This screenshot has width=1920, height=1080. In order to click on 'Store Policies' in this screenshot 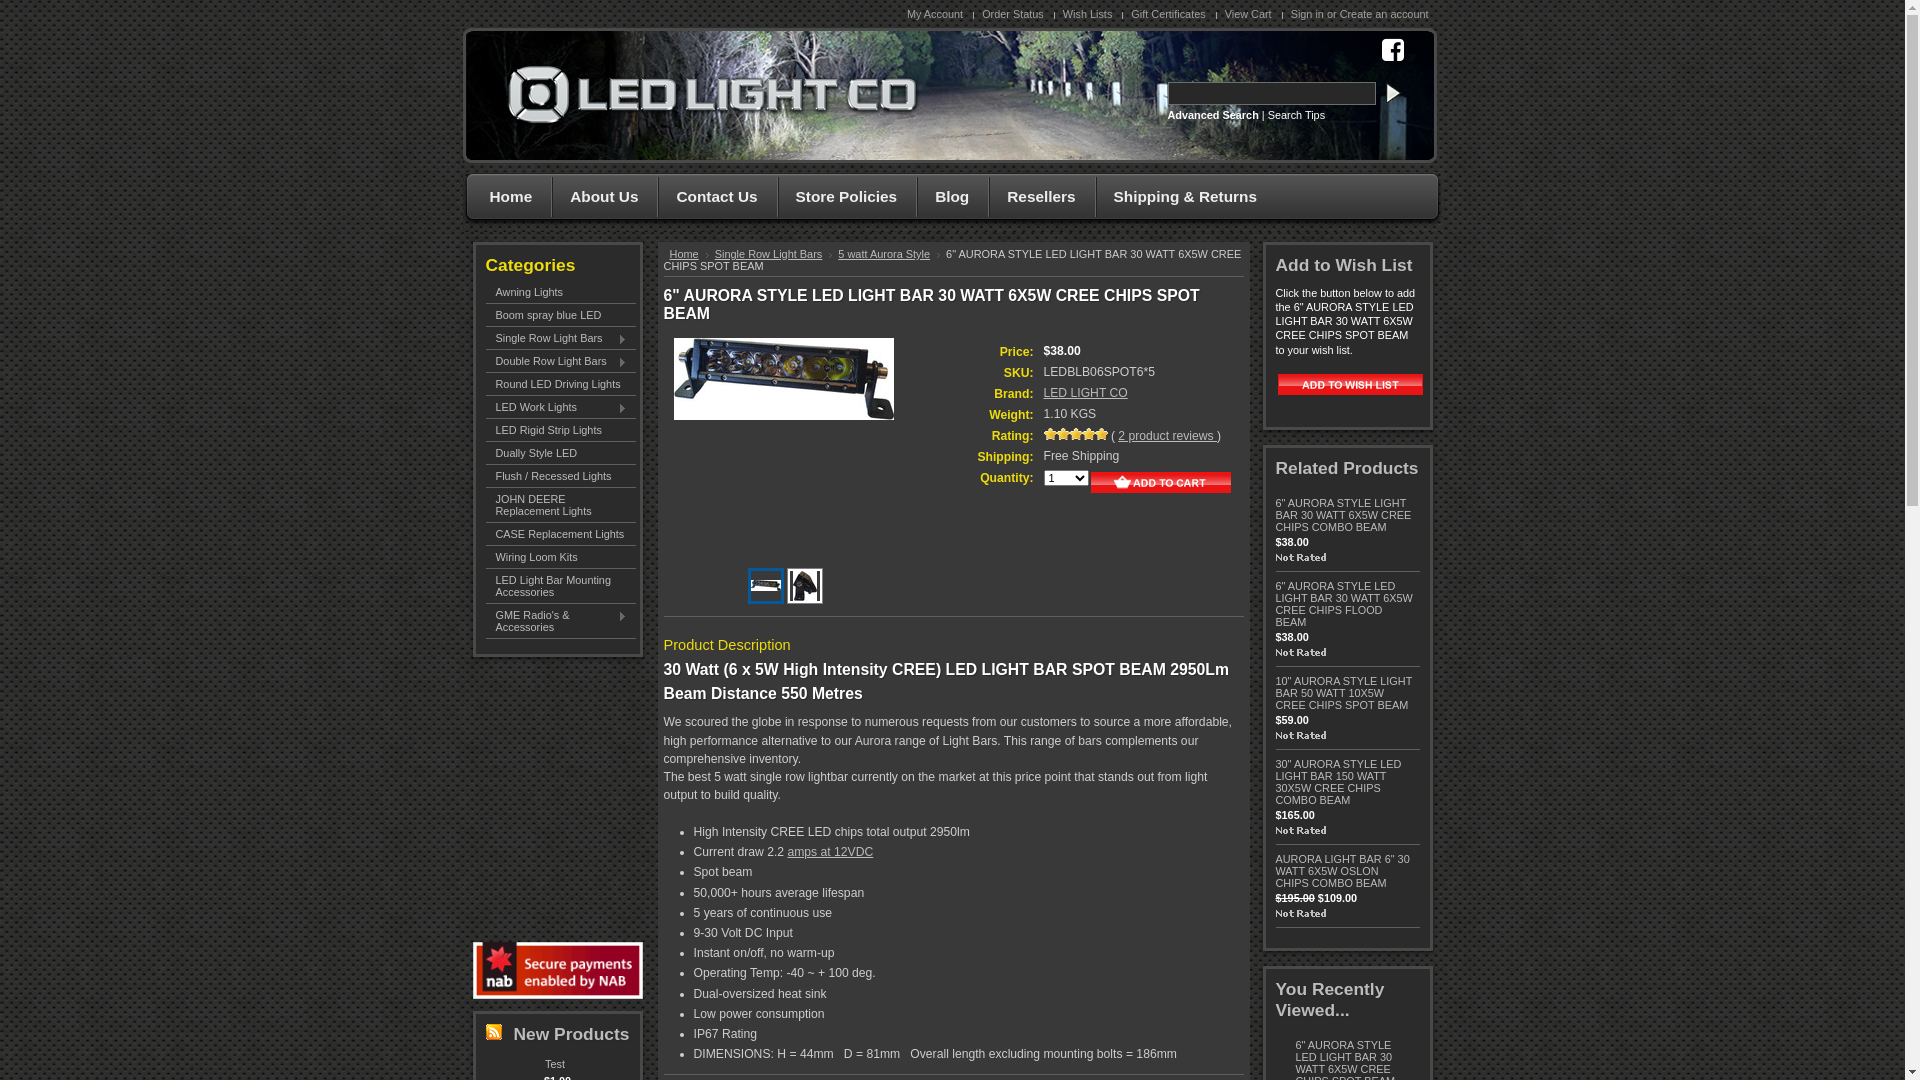, I will do `click(841, 198)`.